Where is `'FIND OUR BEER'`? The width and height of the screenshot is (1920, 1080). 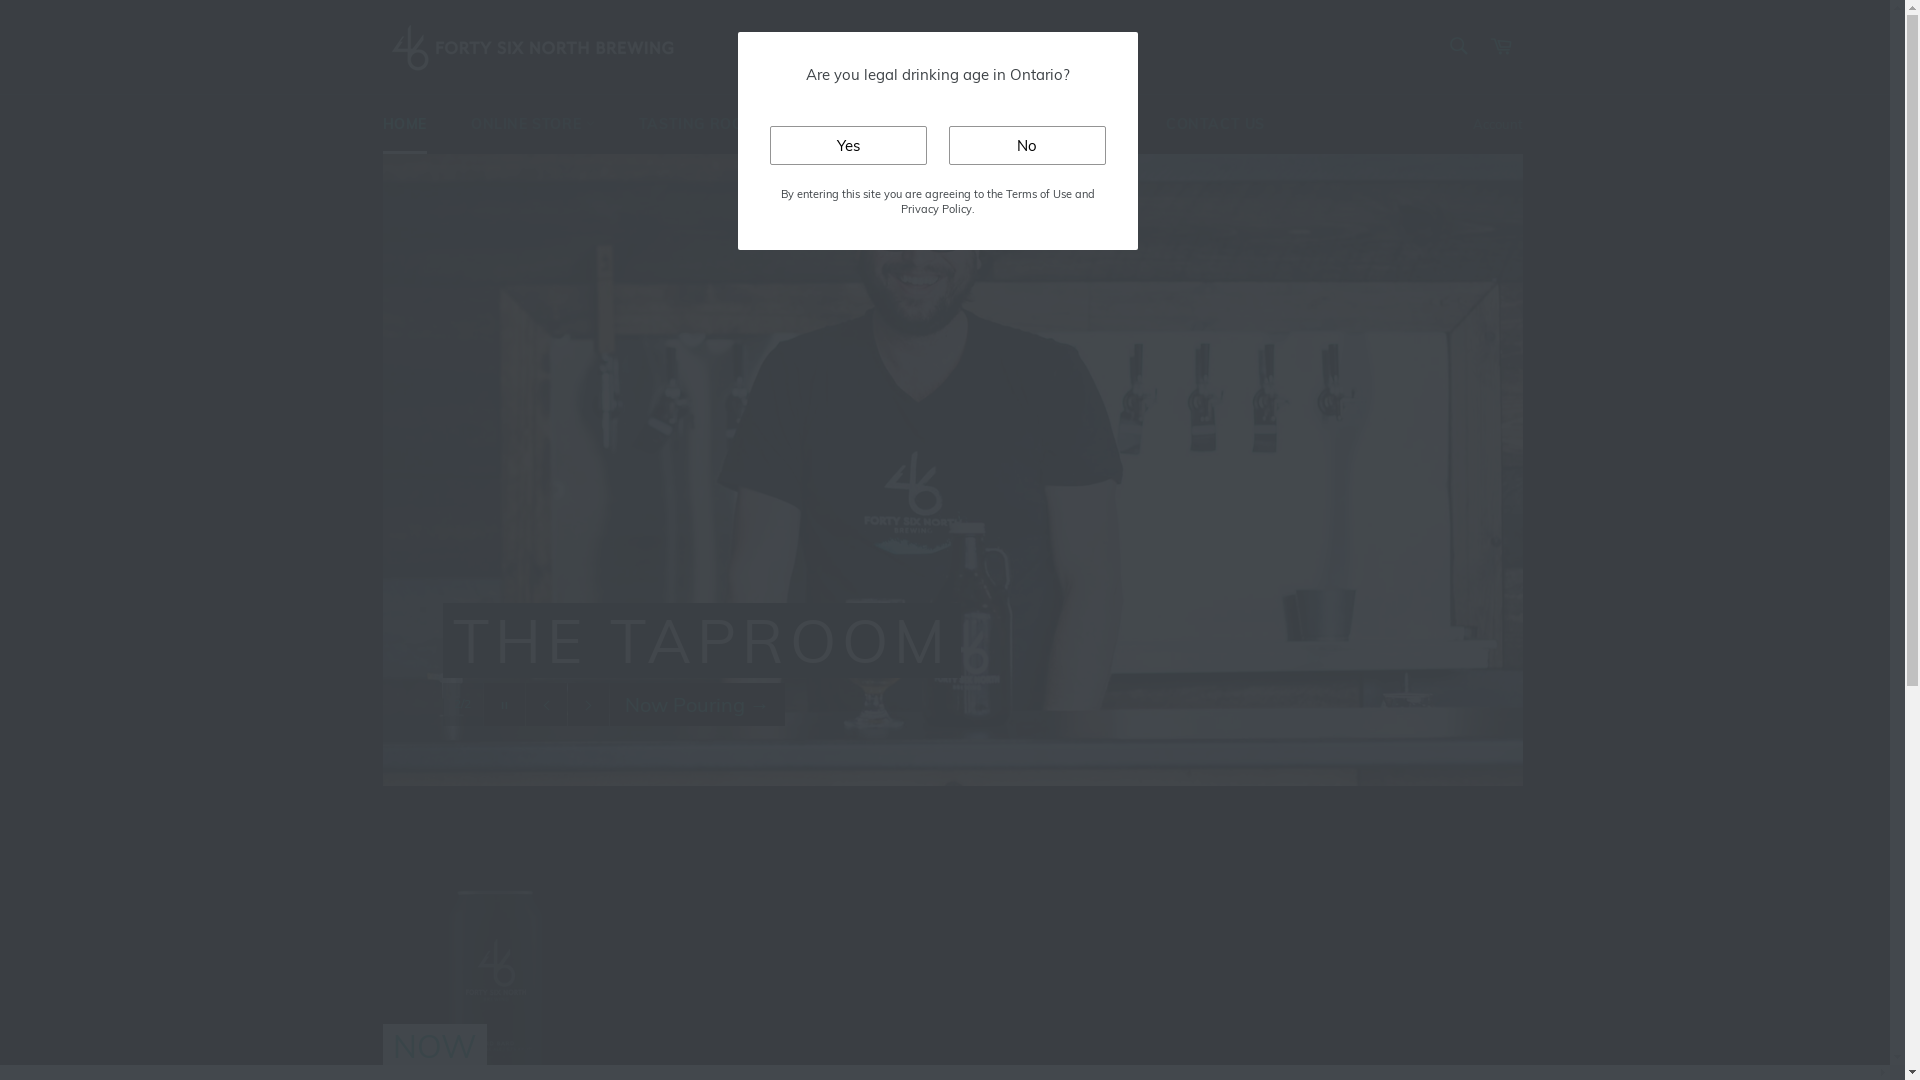 'FIND OUR BEER' is located at coordinates (984, 124).